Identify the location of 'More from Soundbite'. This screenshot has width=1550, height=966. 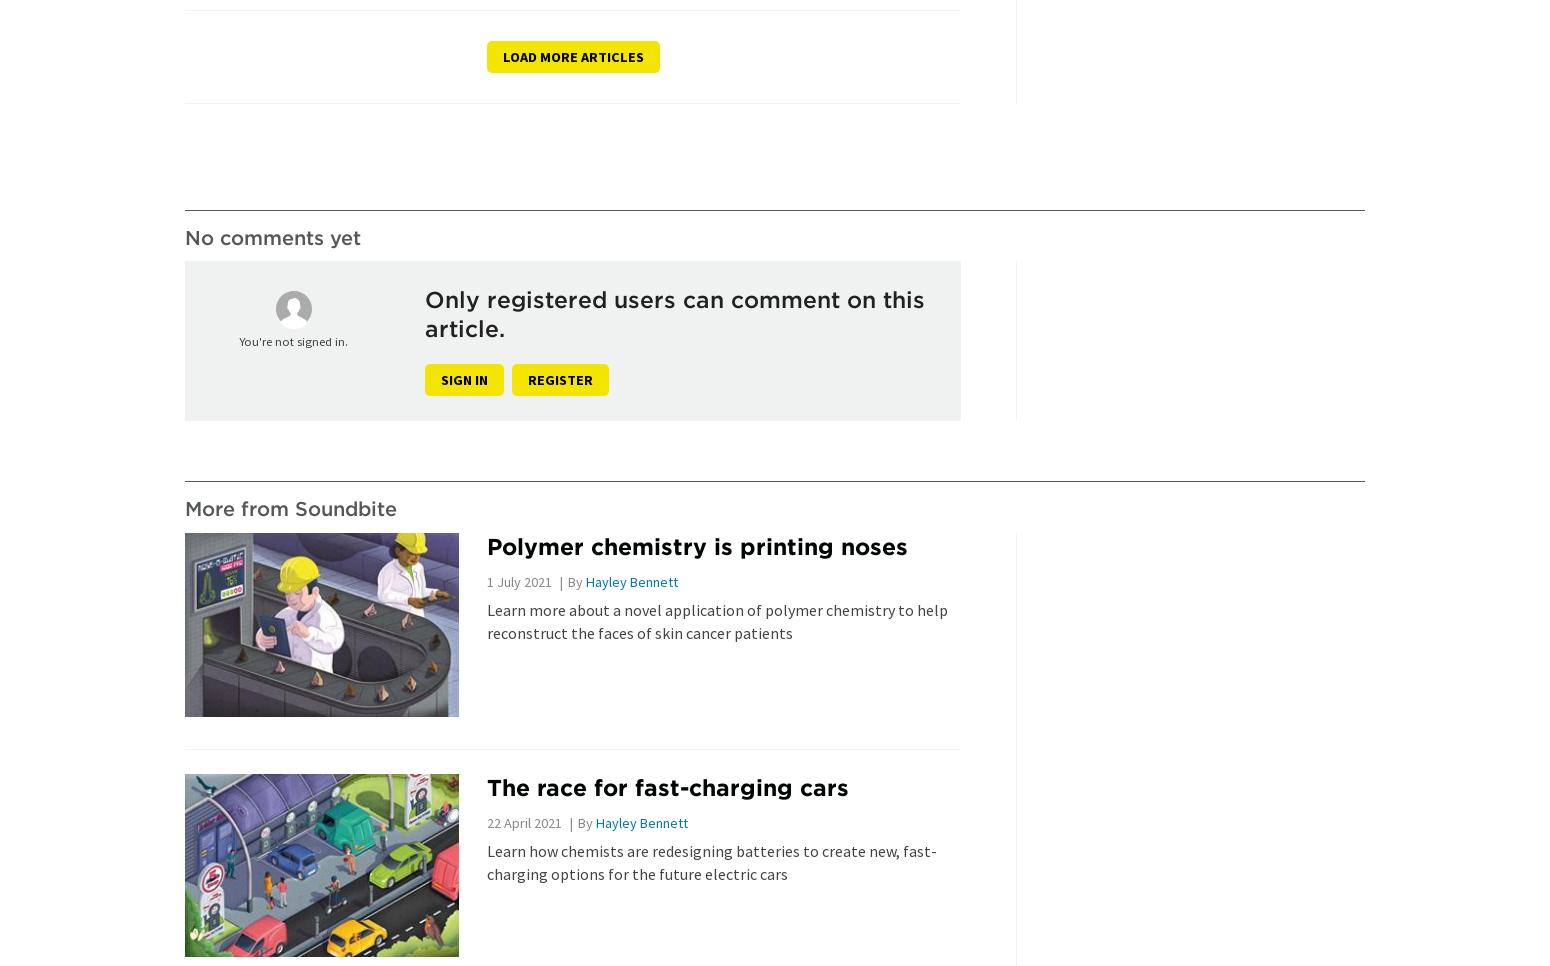
(290, 507).